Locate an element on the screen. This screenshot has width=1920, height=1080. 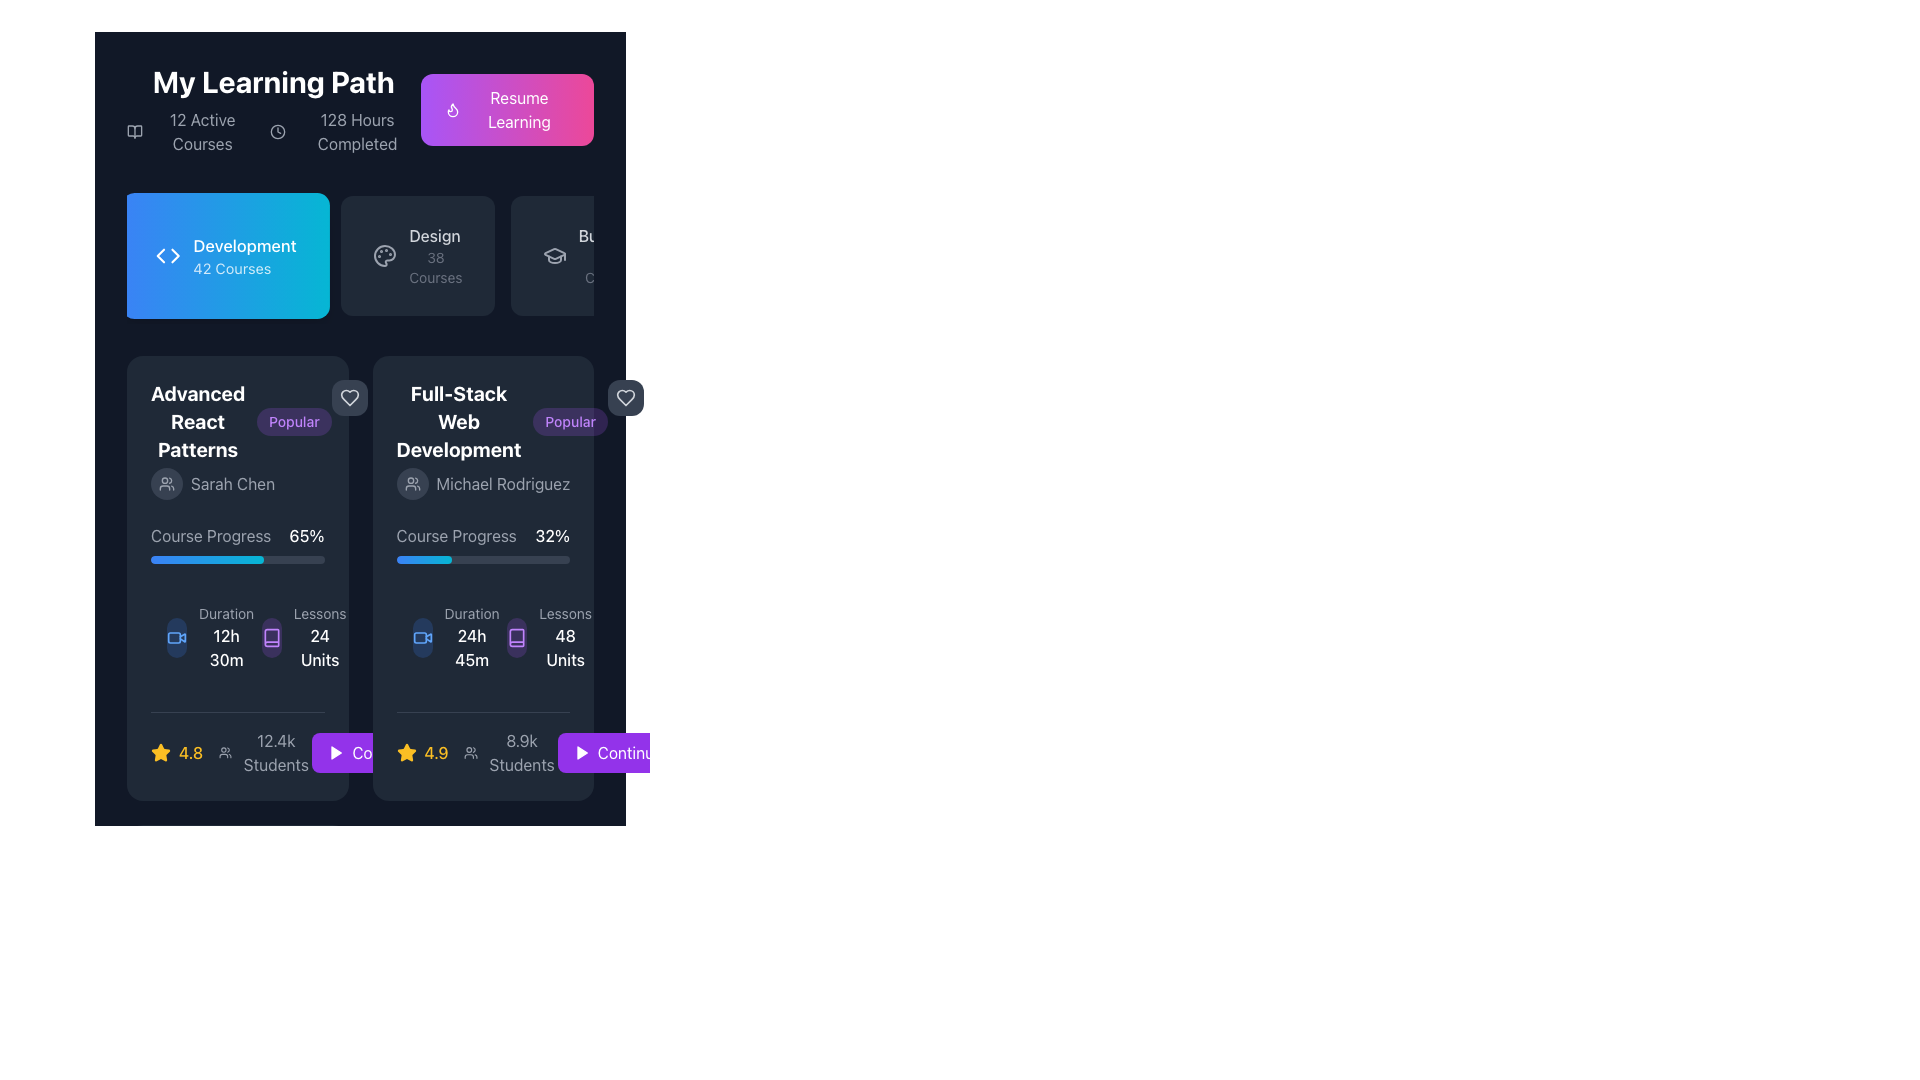
the 'Duration' label which displays '12h 30m' in white text below 'Duration' in light gray, located towards the bottom left of the 'Advanced React Patterns' card is located at coordinates (226, 637).